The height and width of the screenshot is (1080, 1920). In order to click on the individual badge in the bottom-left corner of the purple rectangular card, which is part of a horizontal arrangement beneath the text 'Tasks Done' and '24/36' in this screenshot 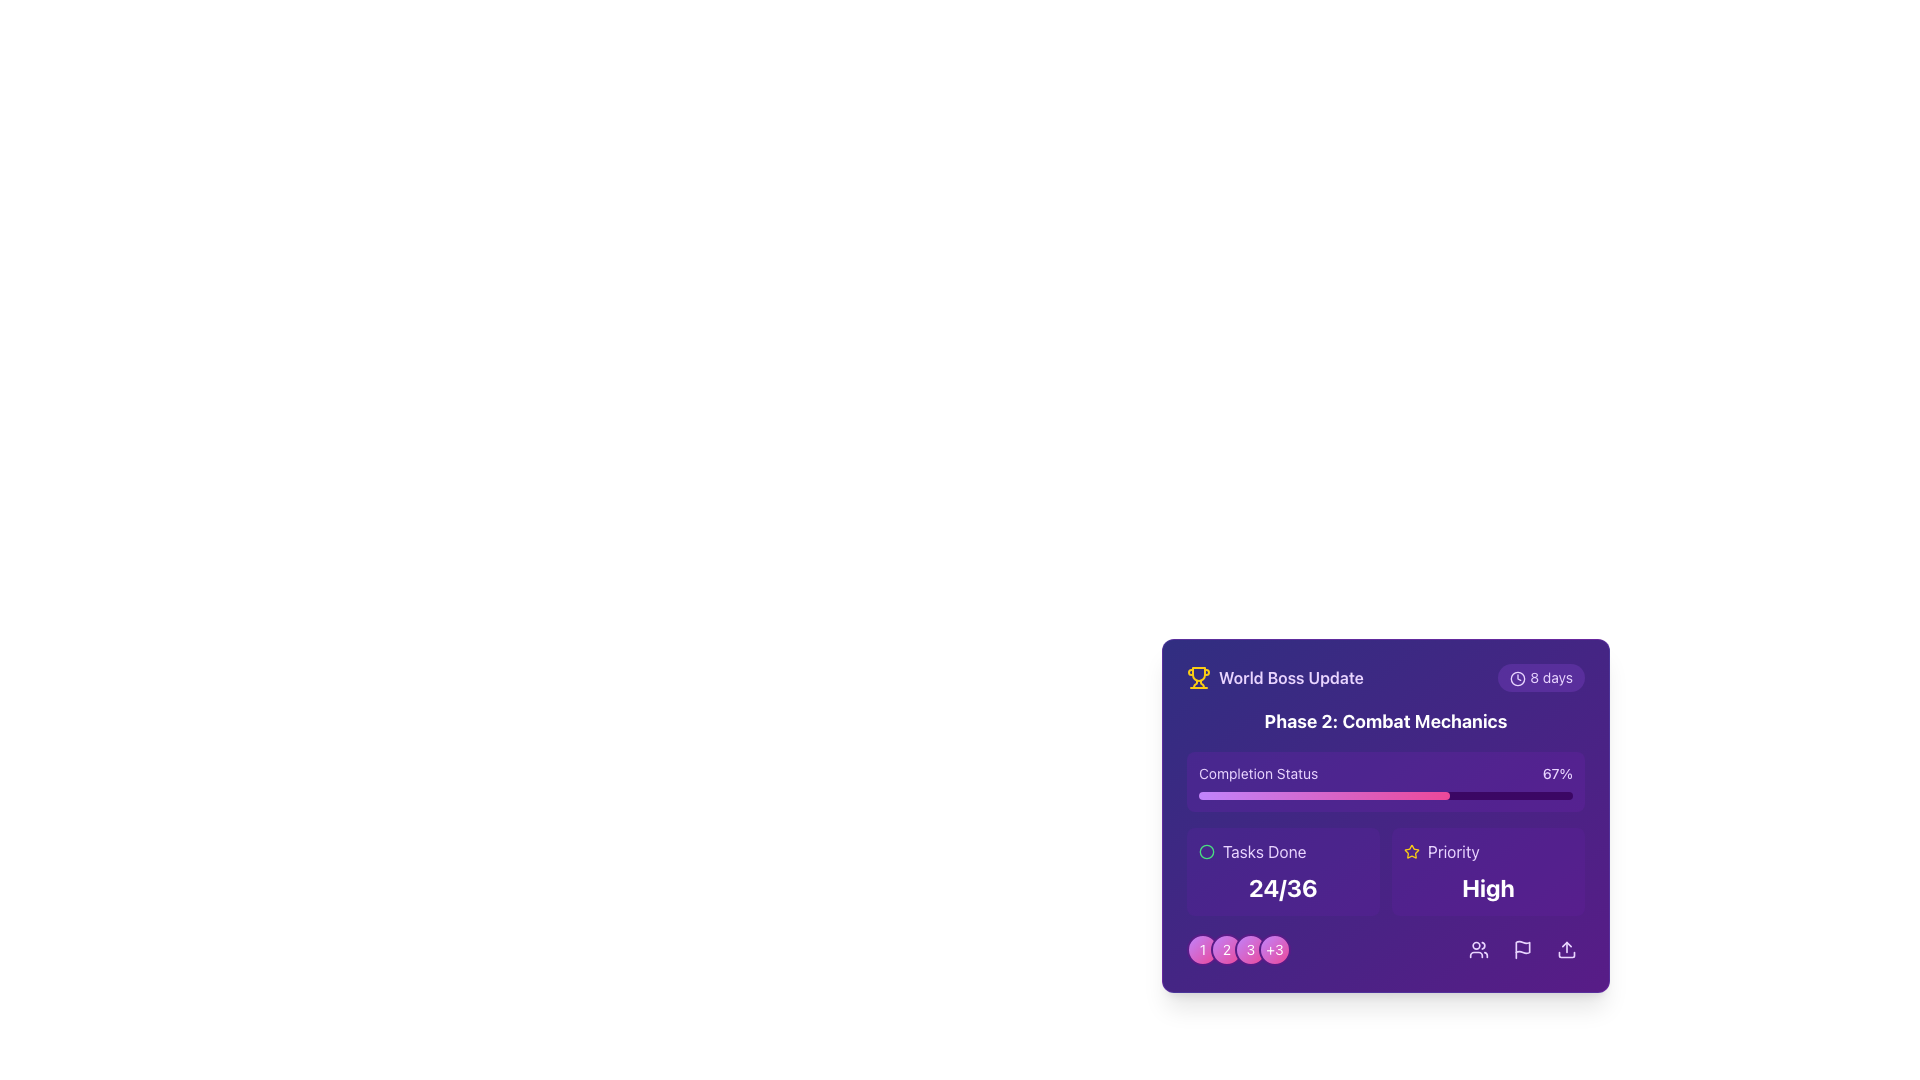, I will do `click(1237, 948)`.